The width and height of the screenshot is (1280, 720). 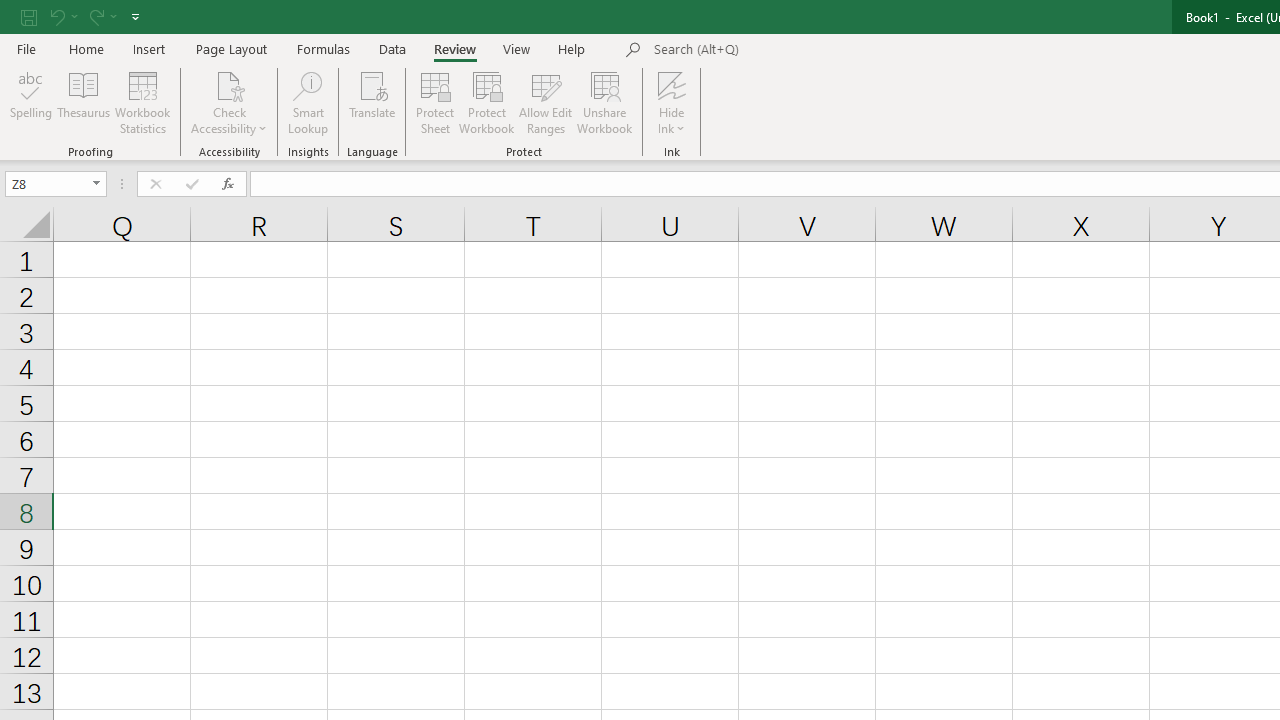 I want to click on 'Smart Lookup', so click(x=307, y=103).